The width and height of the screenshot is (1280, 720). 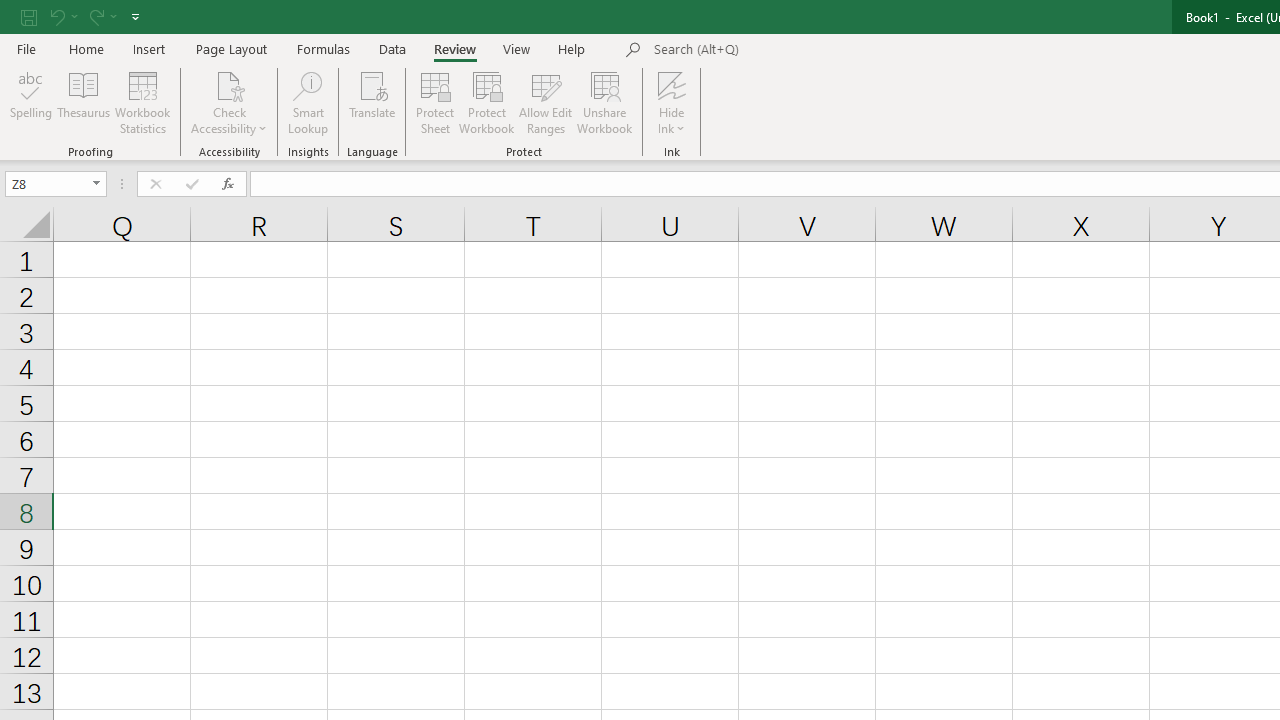 I want to click on 'Smart Lookup', so click(x=307, y=103).